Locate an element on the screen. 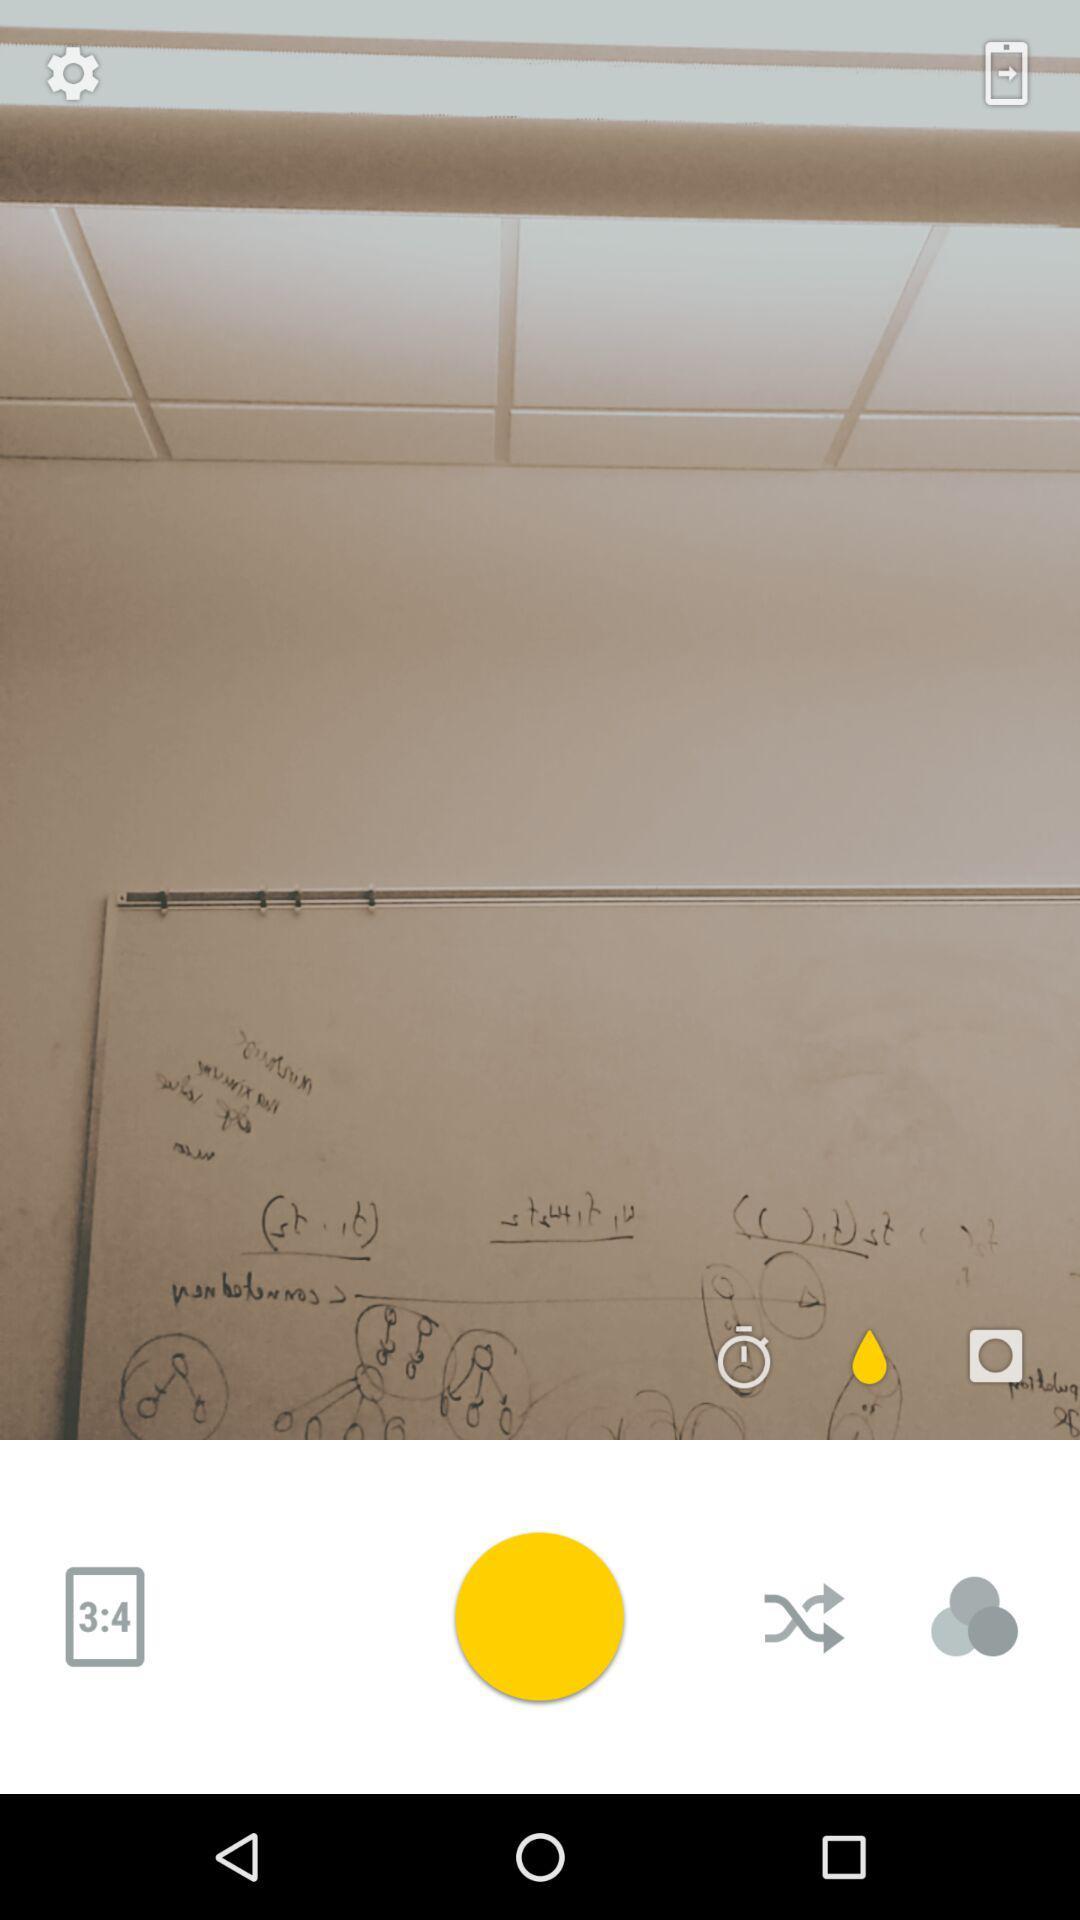 Image resolution: width=1080 pixels, height=1920 pixels. change format is located at coordinates (104, 1617).